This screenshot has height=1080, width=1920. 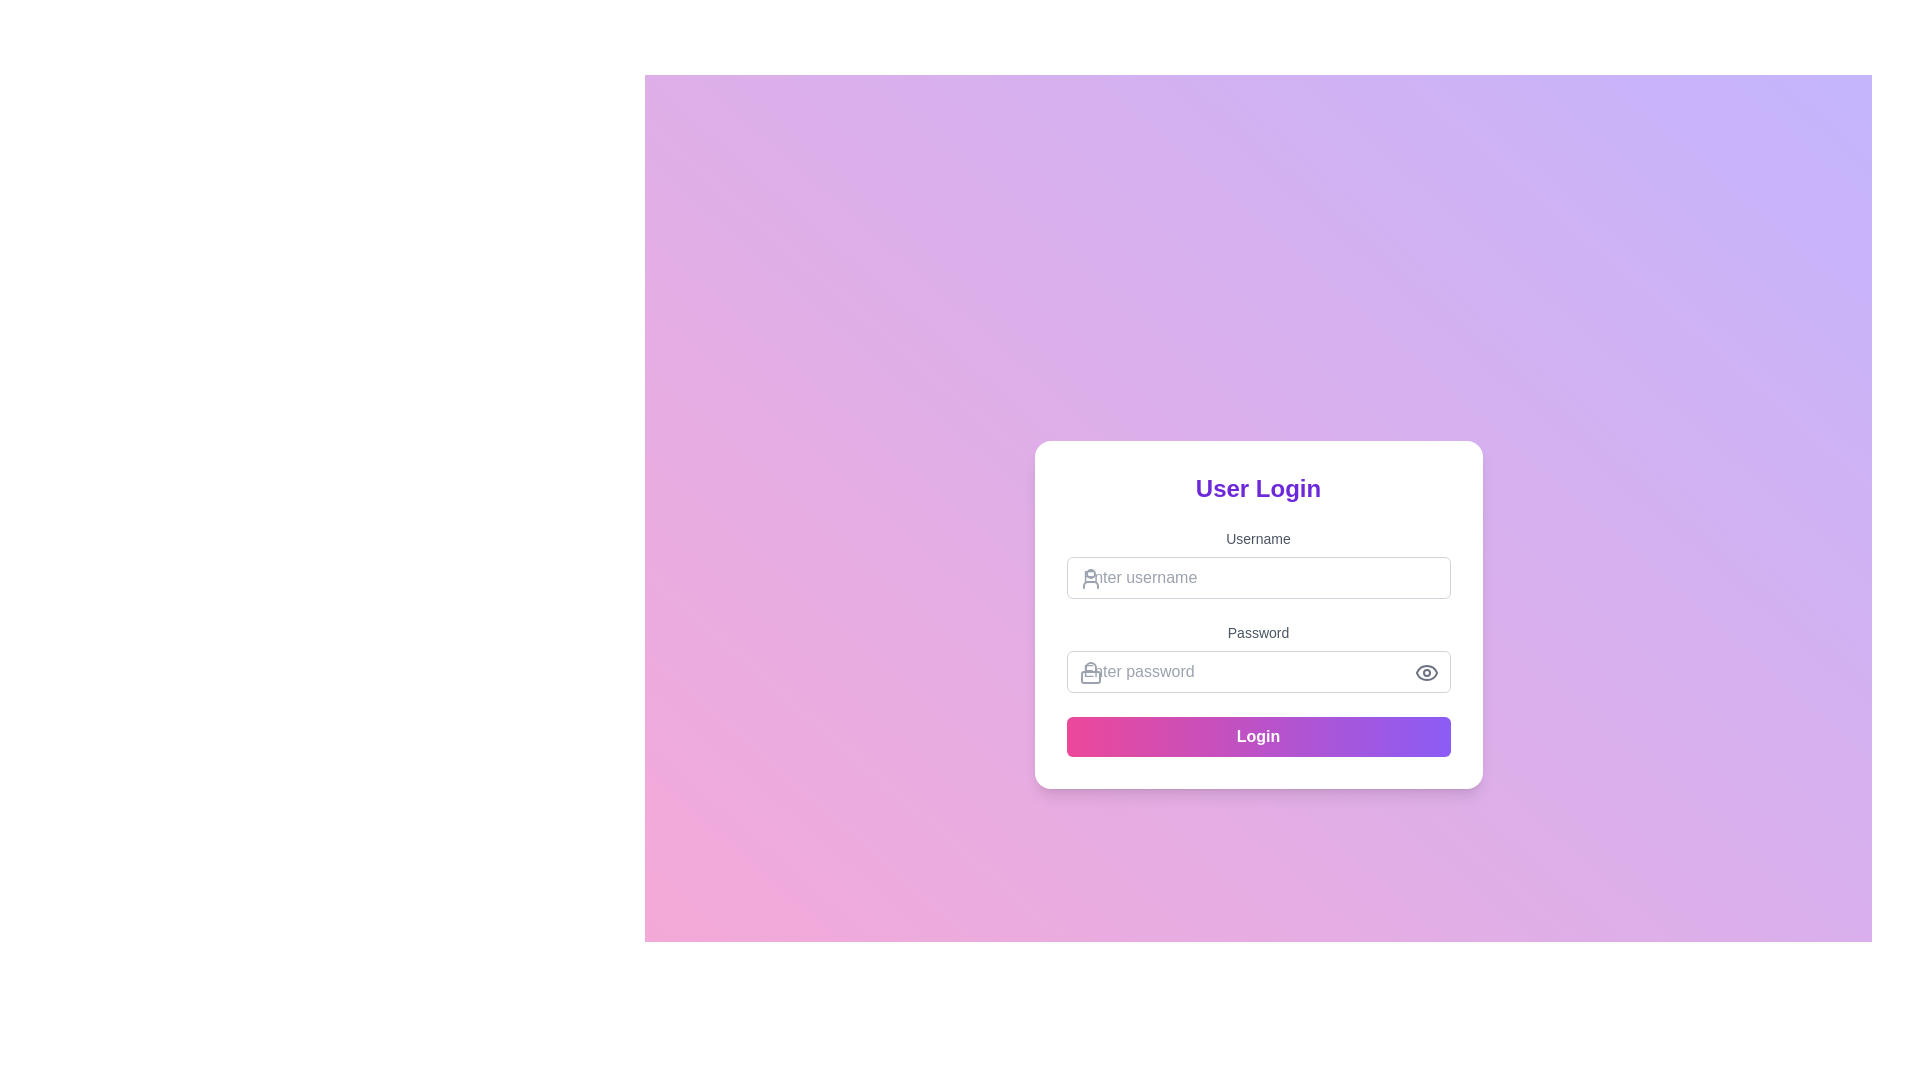 What do you see at coordinates (1257, 632) in the screenshot?
I see `the text label displaying 'Password', which is styled in gray and positioned above the password input field in the centered form` at bounding box center [1257, 632].